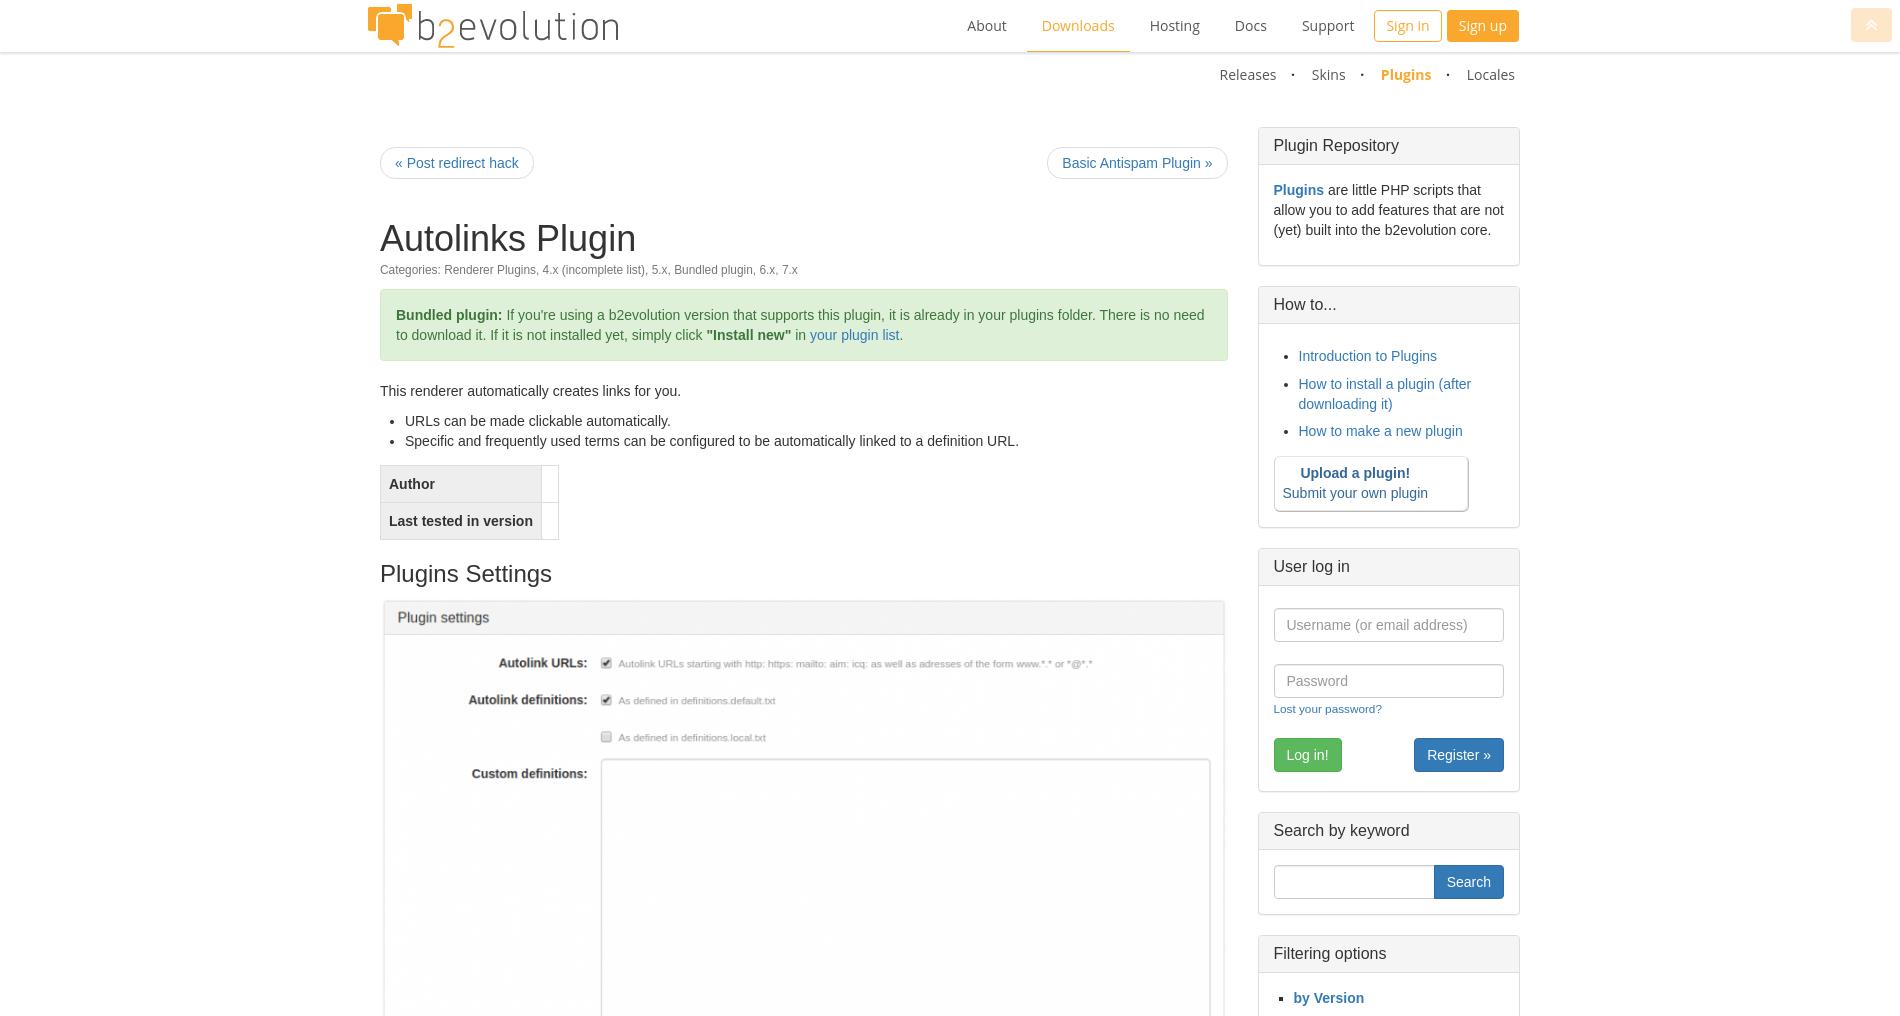 The width and height of the screenshot is (1900, 1016). What do you see at coordinates (899, 333) in the screenshot?
I see `'.'` at bounding box center [899, 333].